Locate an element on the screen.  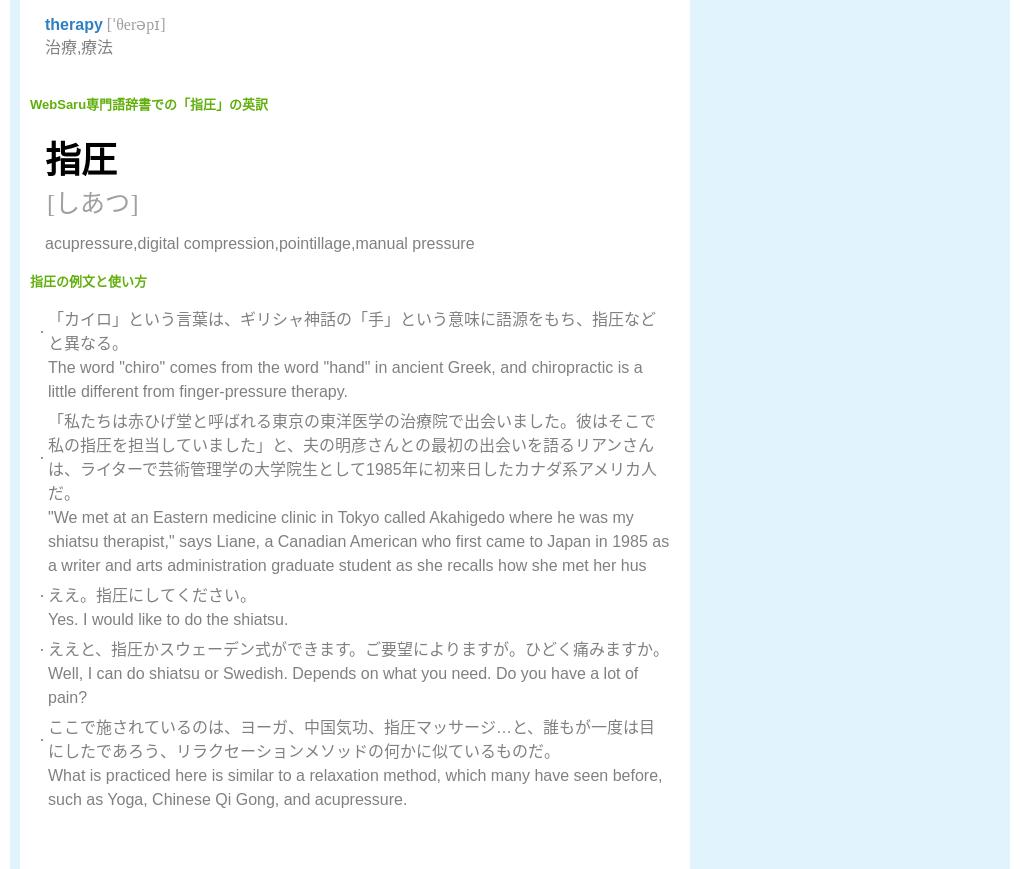
'The word "chiro" comes from the word "hand" in ancient Greek, and chiropractic is a little different from finger-pressure therapy.' is located at coordinates (343, 378).